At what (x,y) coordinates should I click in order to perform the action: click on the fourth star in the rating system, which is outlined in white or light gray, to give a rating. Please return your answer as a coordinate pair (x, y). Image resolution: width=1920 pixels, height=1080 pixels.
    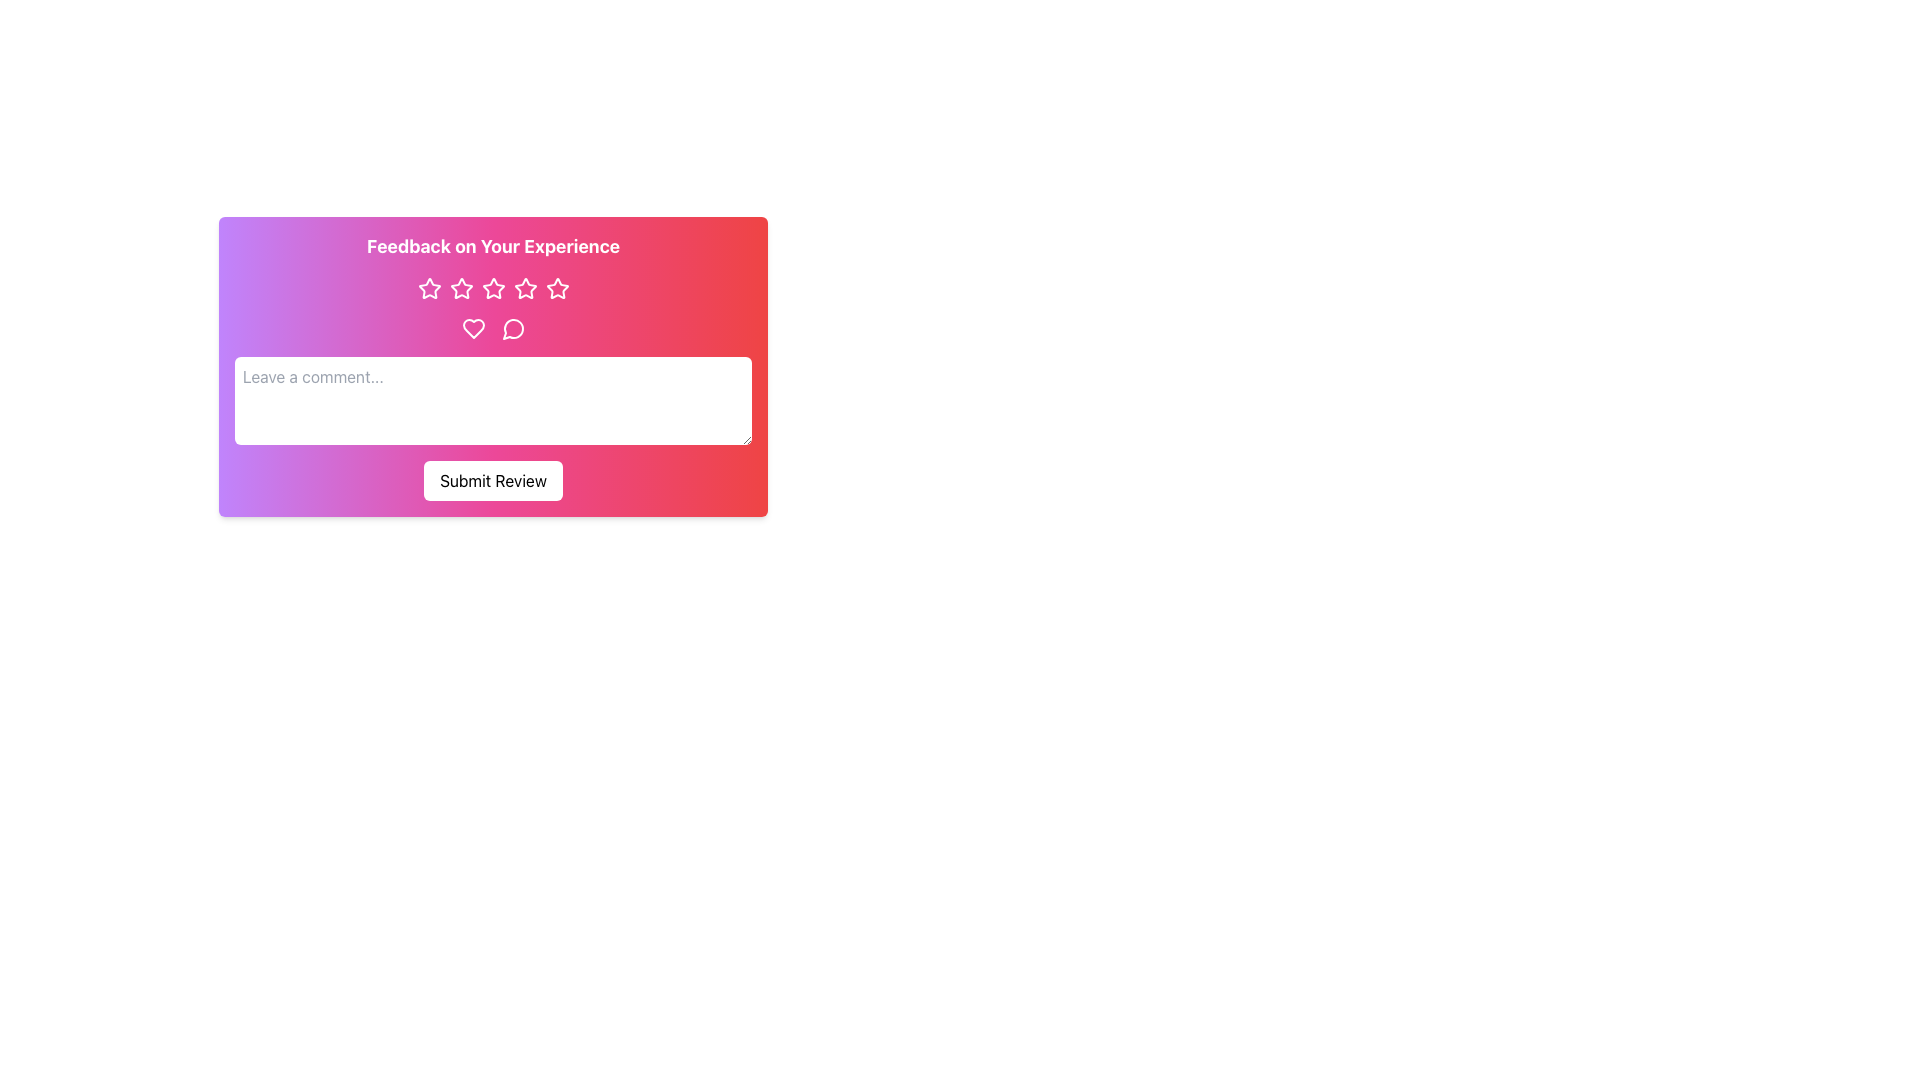
    Looking at the image, I should click on (493, 289).